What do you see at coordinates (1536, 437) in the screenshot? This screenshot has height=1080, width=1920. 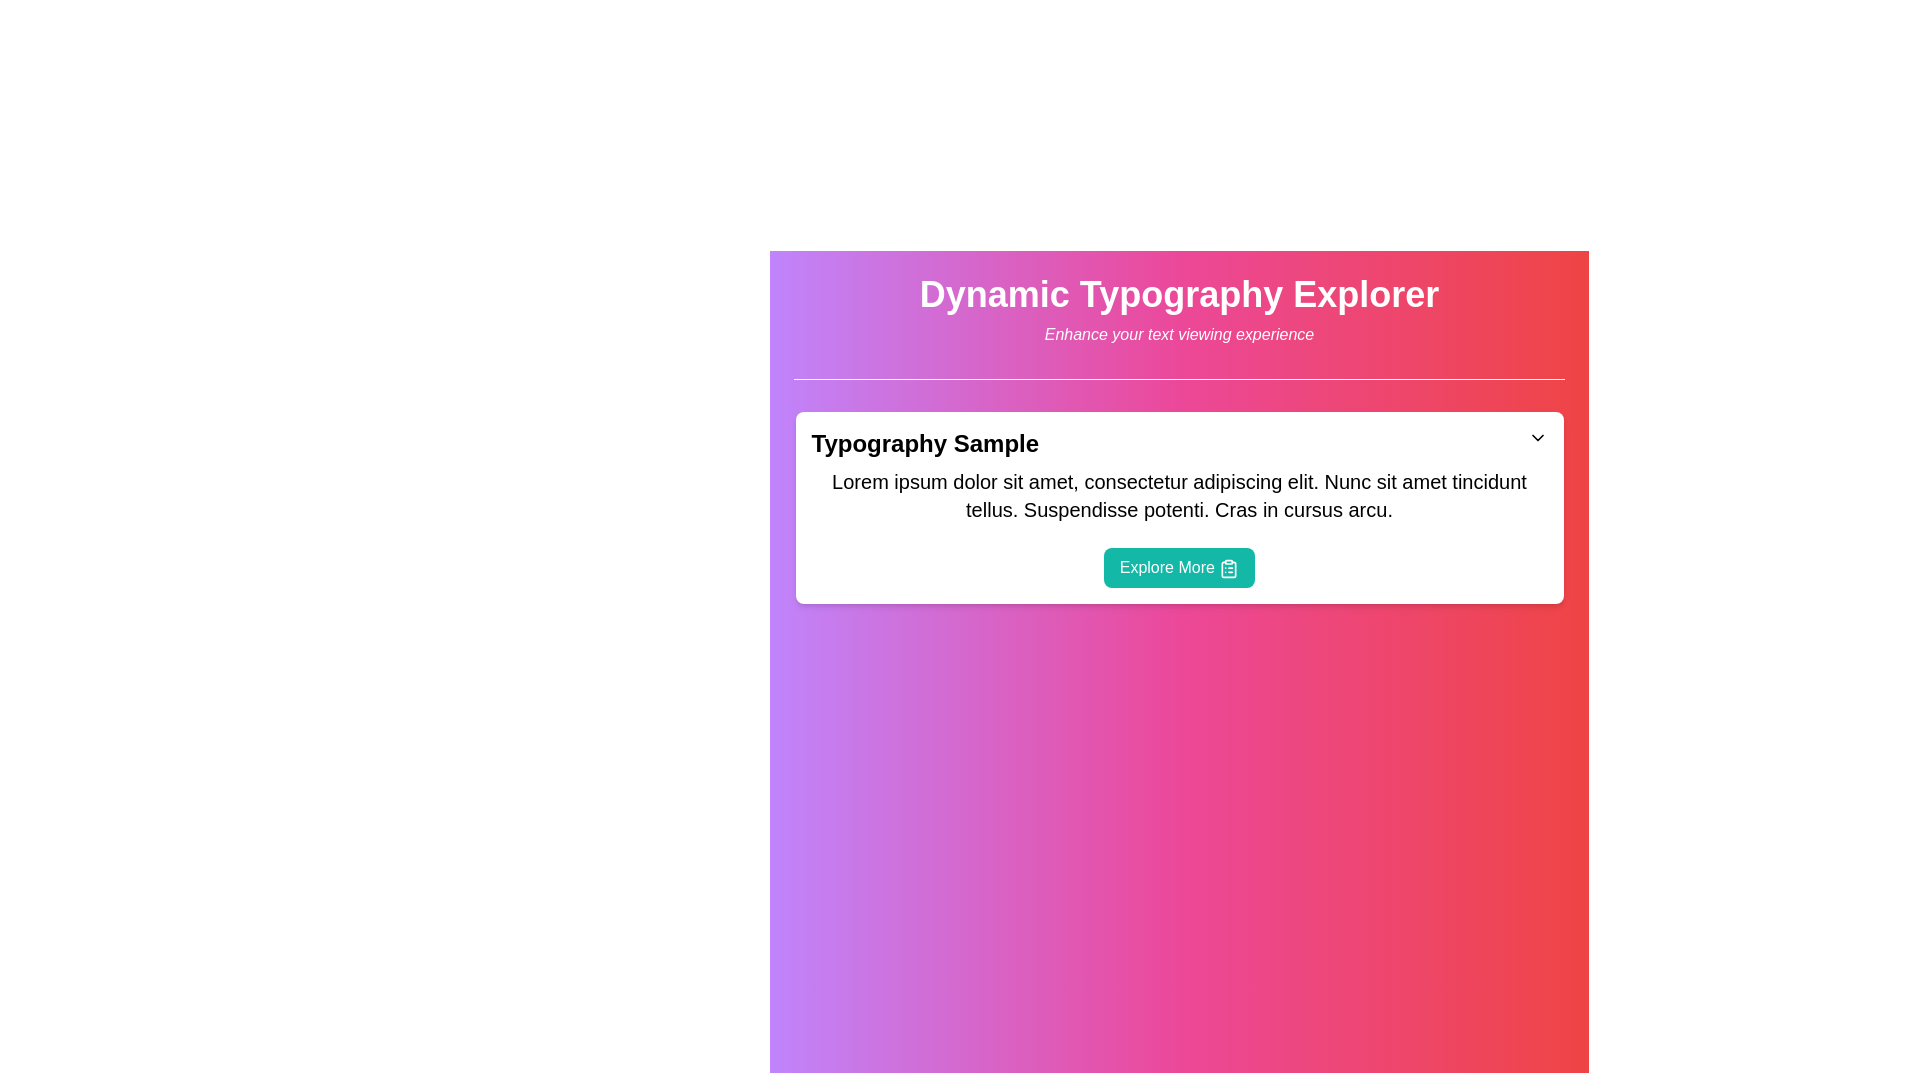 I see `the downward-pointing chevron icon located to the right of the header text 'Typography Sample' within the card, which indicates a dropdown or collapsible content toggle` at bounding box center [1536, 437].